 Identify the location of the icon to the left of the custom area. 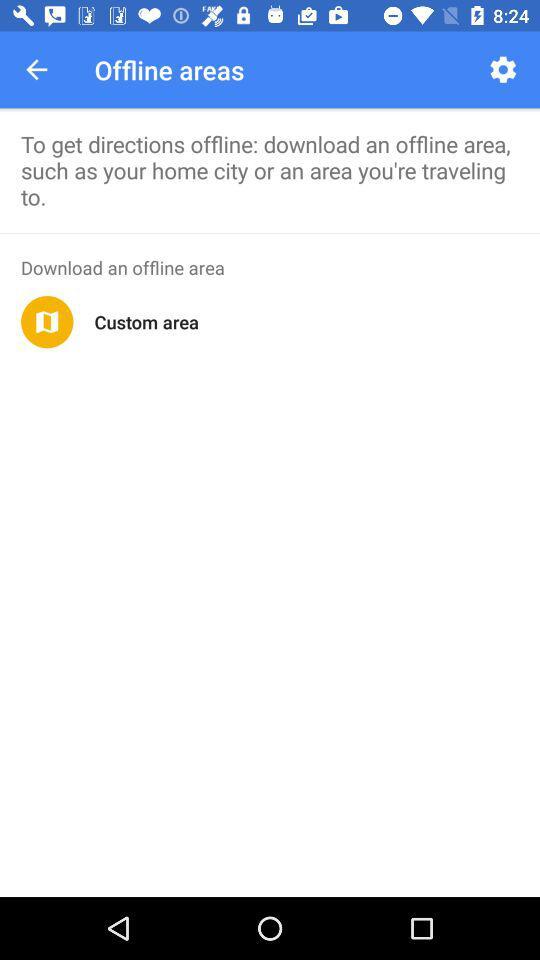
(47, 322).